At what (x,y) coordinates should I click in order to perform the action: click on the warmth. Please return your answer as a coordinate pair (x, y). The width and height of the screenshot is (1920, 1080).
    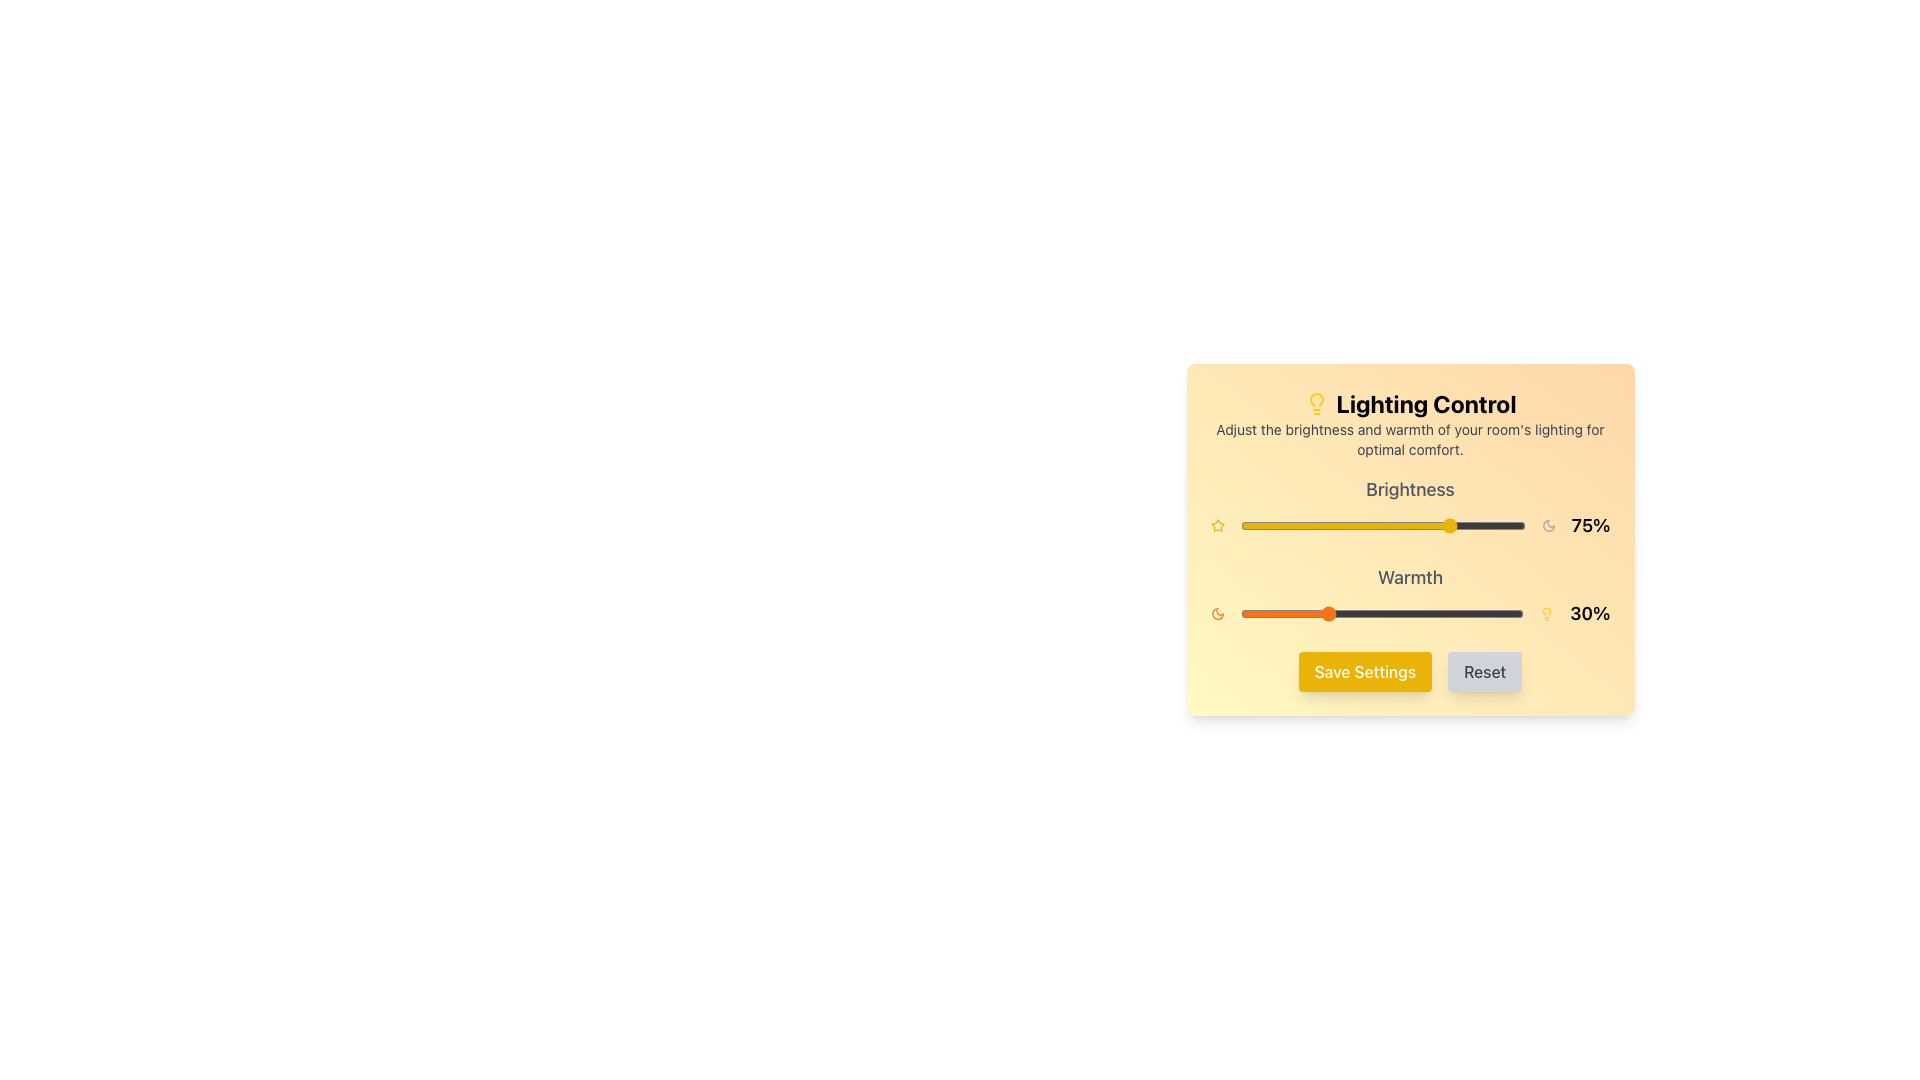
    Looking at the image, I should click on (1432, 612).